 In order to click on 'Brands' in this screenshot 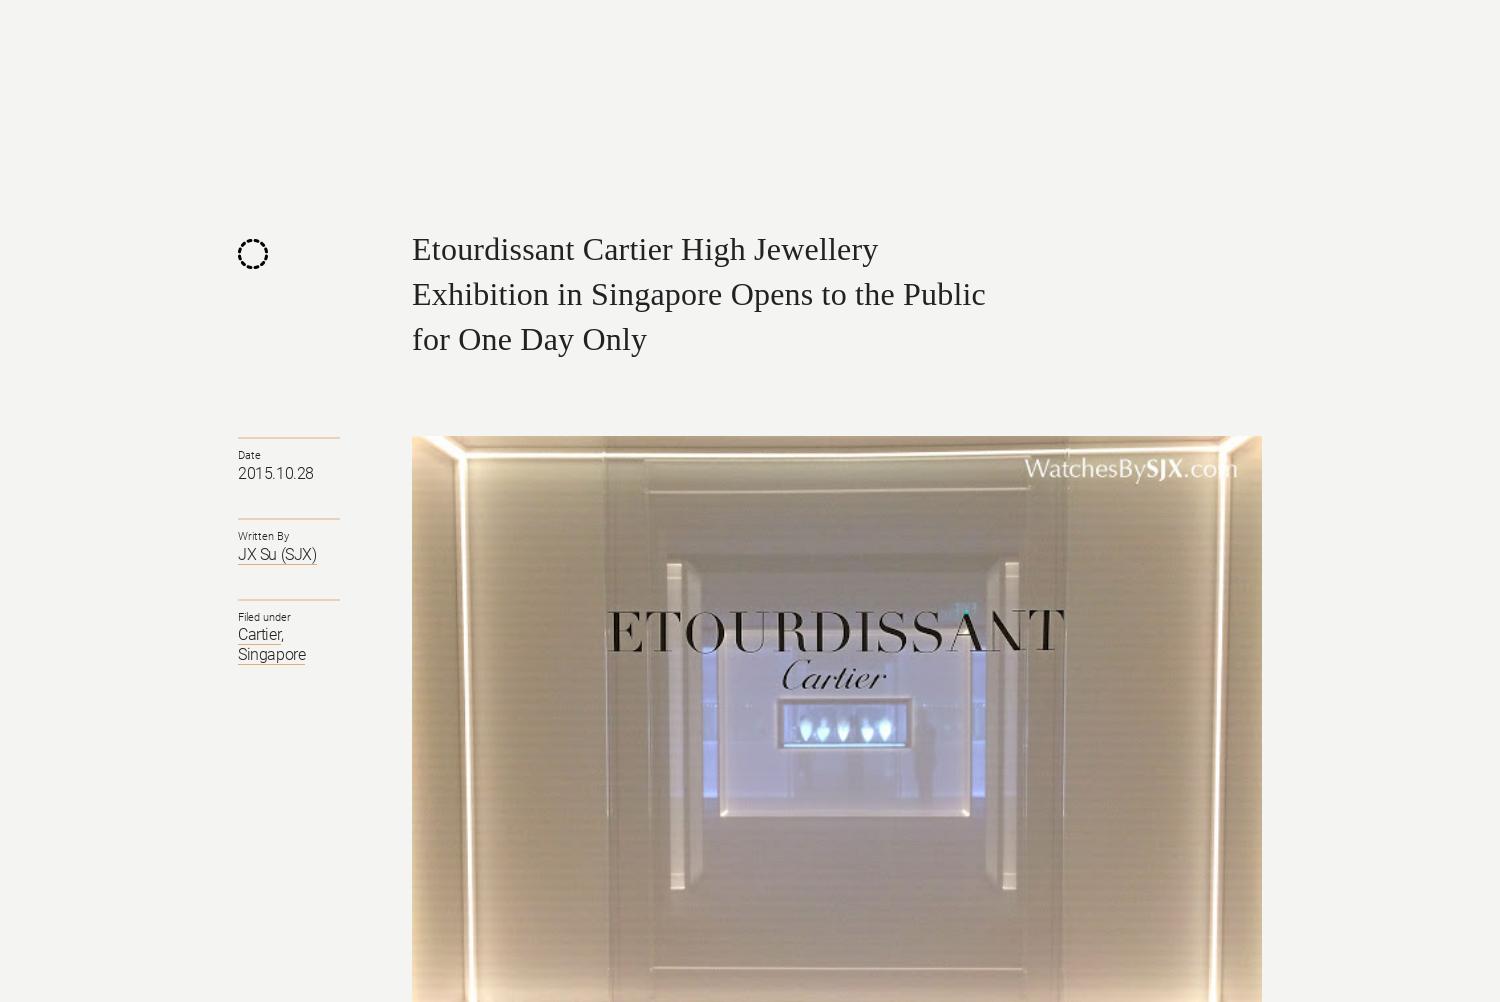, I will do `click(881, 54)`.